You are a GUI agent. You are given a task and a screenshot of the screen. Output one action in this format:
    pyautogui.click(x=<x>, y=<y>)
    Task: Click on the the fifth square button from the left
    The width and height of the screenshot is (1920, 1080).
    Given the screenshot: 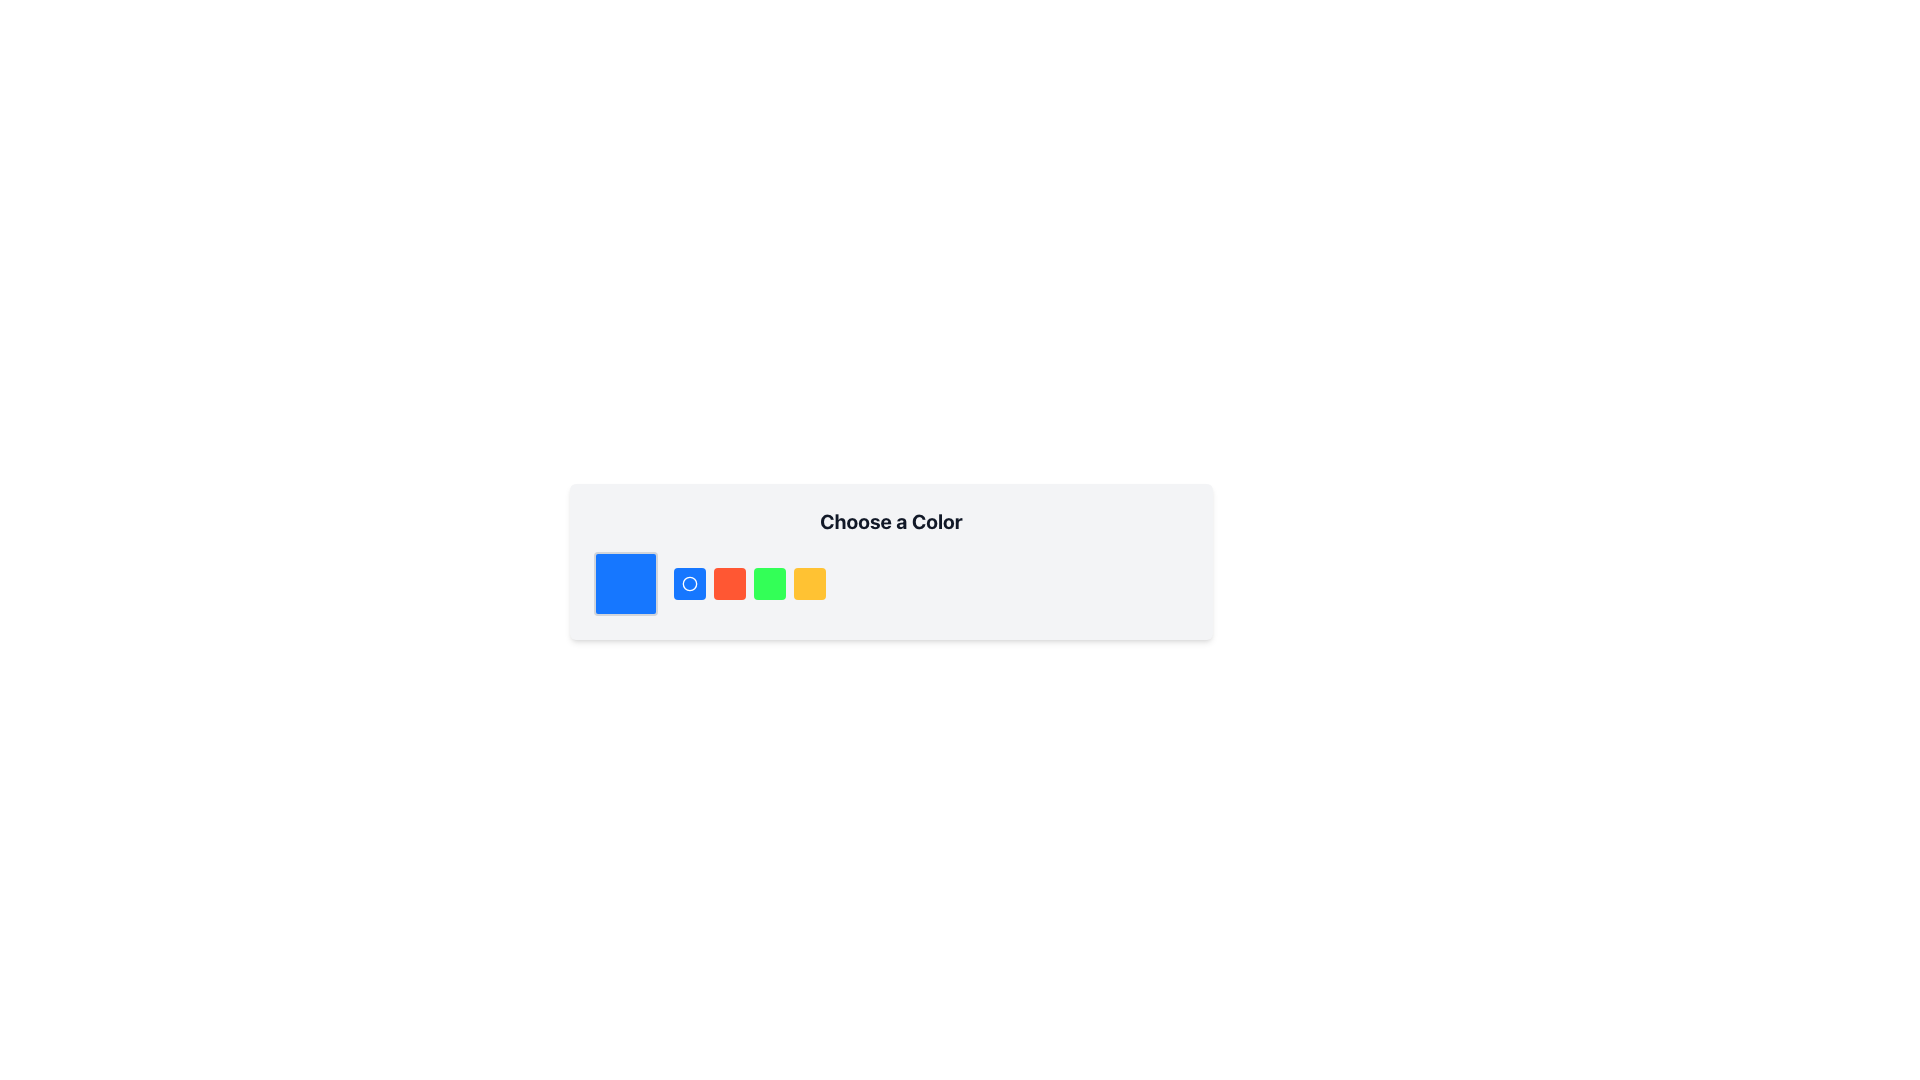 What is the action you would take?
    pyautogui.click(x=768, y=583)
    